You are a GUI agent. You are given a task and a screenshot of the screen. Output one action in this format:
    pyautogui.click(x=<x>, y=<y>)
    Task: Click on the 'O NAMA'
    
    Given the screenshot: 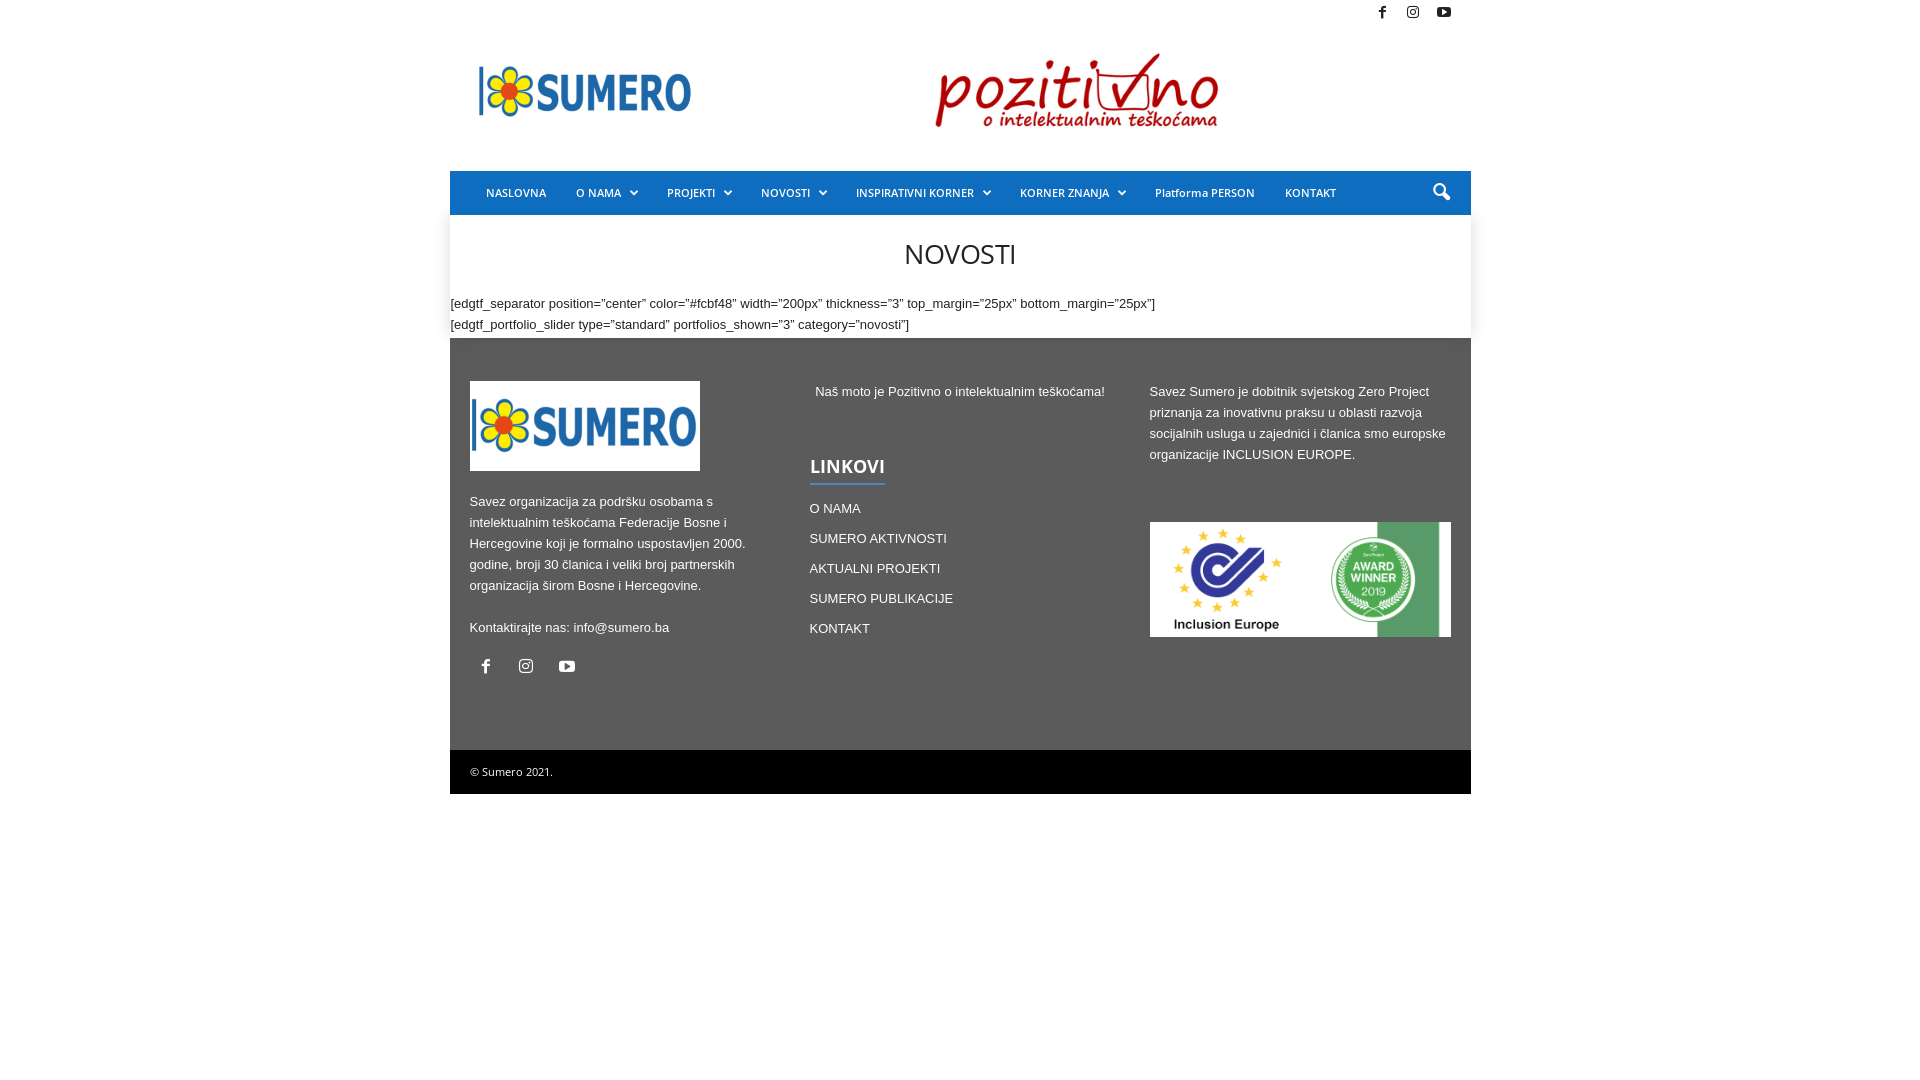 What is the action you would take?
    pyautogui.click(x=835, y=507)
    